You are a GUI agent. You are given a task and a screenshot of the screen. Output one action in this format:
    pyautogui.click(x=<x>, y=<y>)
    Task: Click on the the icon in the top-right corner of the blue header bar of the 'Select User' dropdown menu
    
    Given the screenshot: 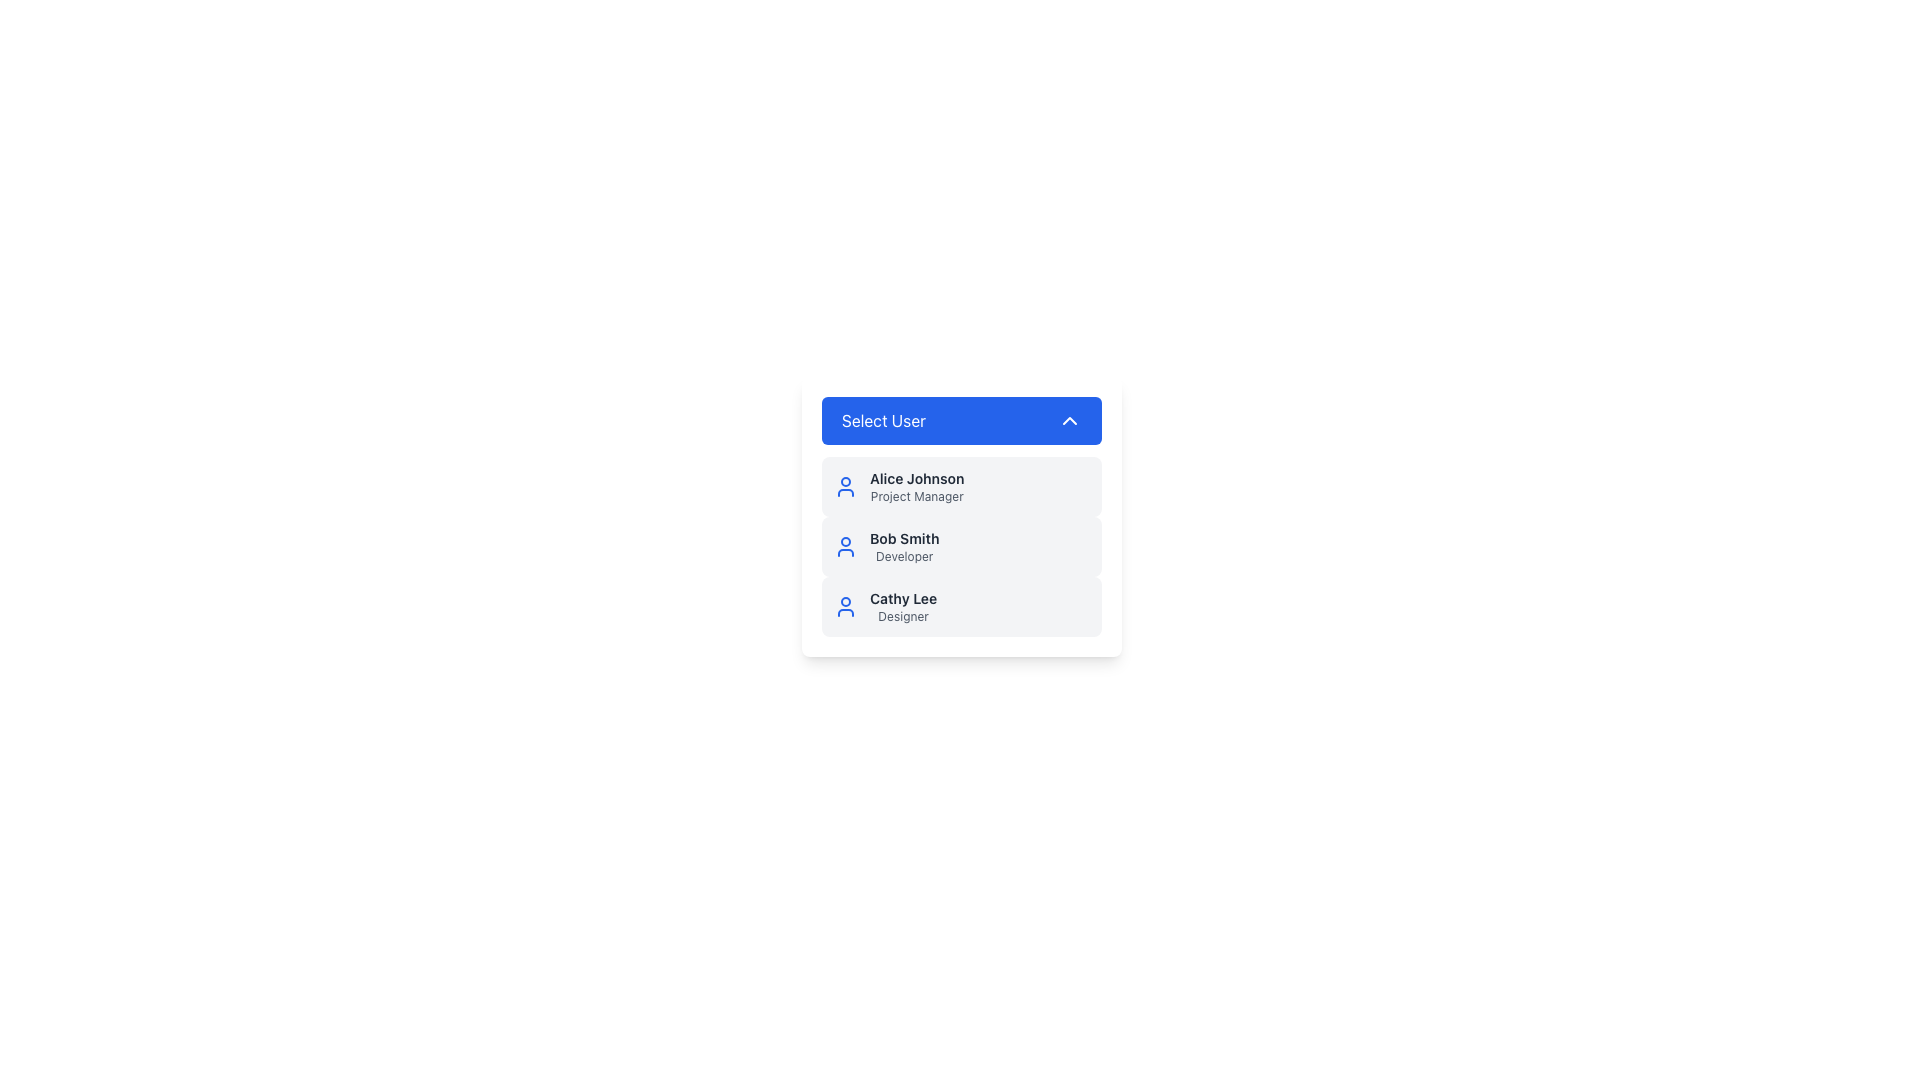 What is the action you would take?
    pyautogui.click(x=1069, y=419)
    